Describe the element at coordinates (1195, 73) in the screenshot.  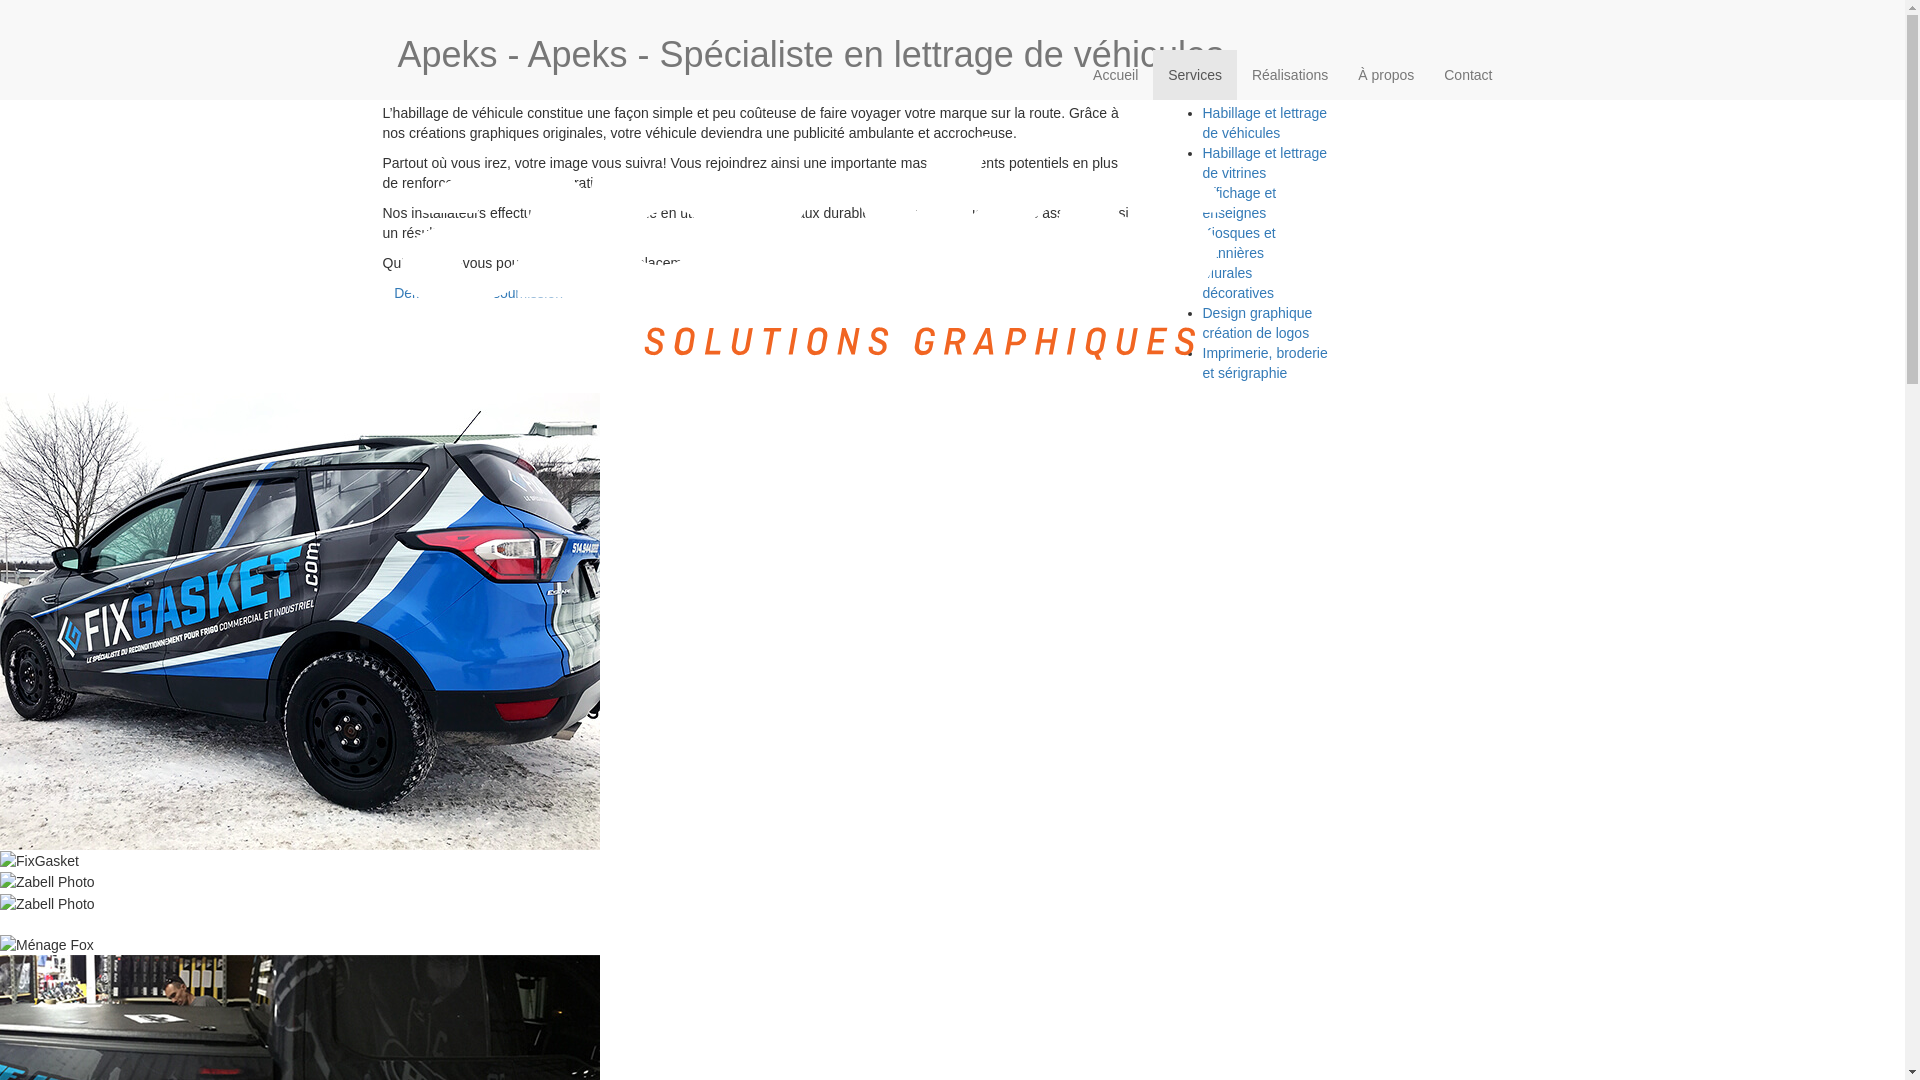
I see `'Services'` at that location.